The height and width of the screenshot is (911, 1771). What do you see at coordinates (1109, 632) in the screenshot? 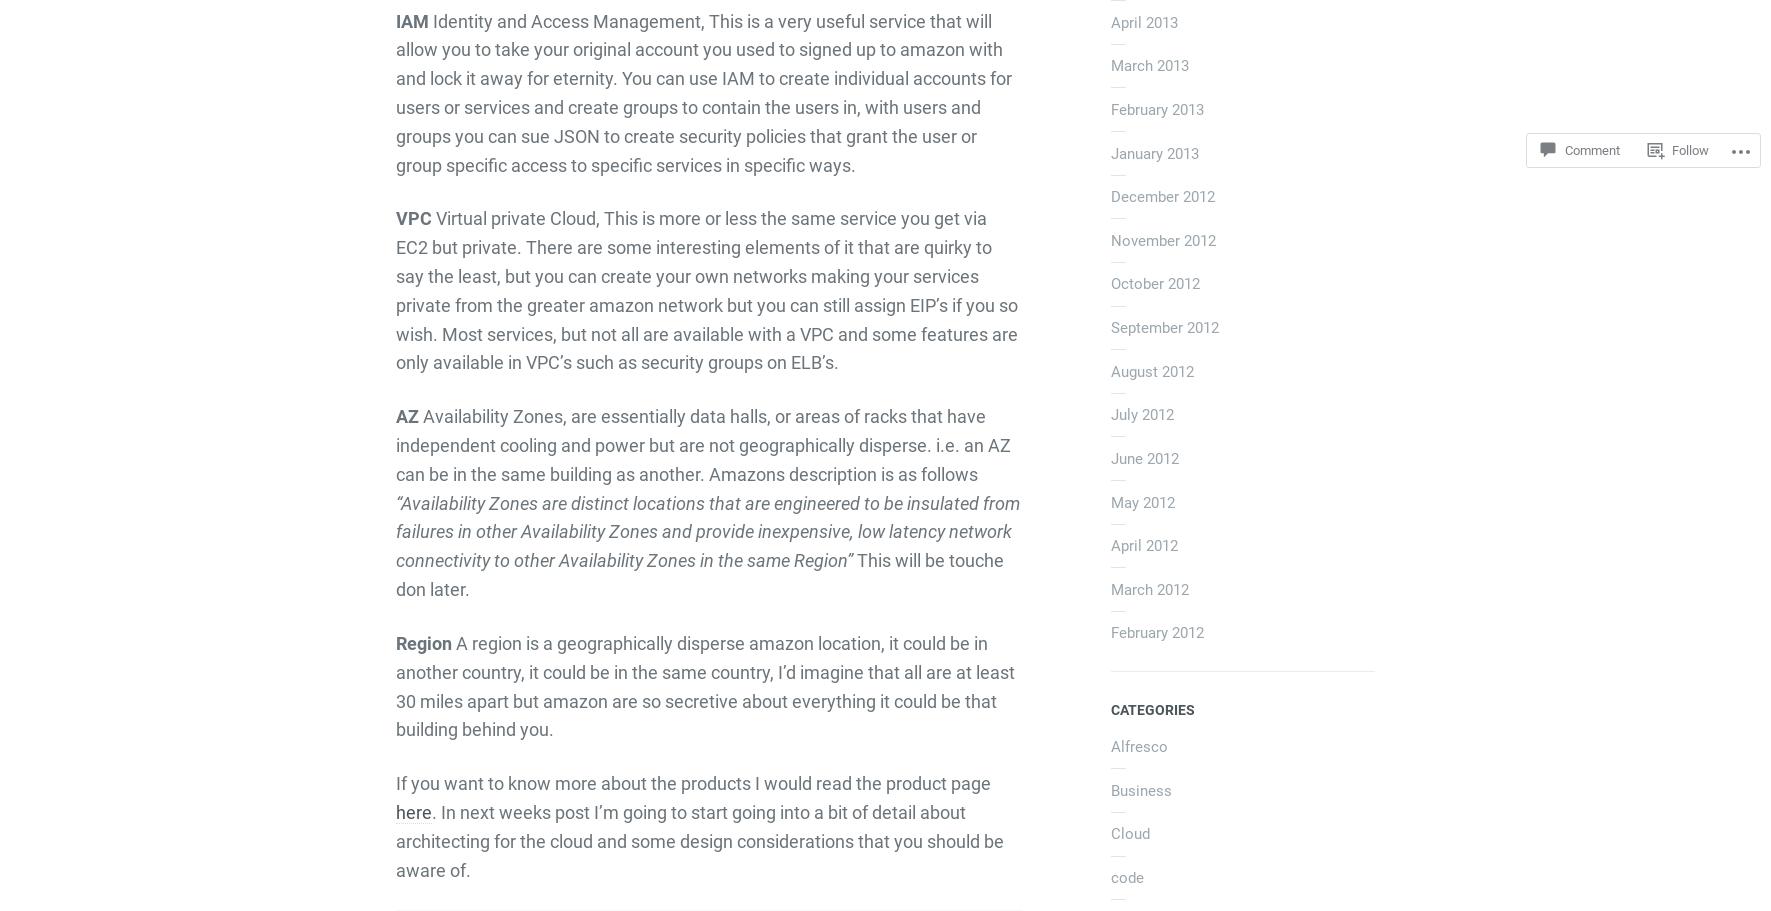
I see `'February 2012'` at bounding box center [1109, 632].